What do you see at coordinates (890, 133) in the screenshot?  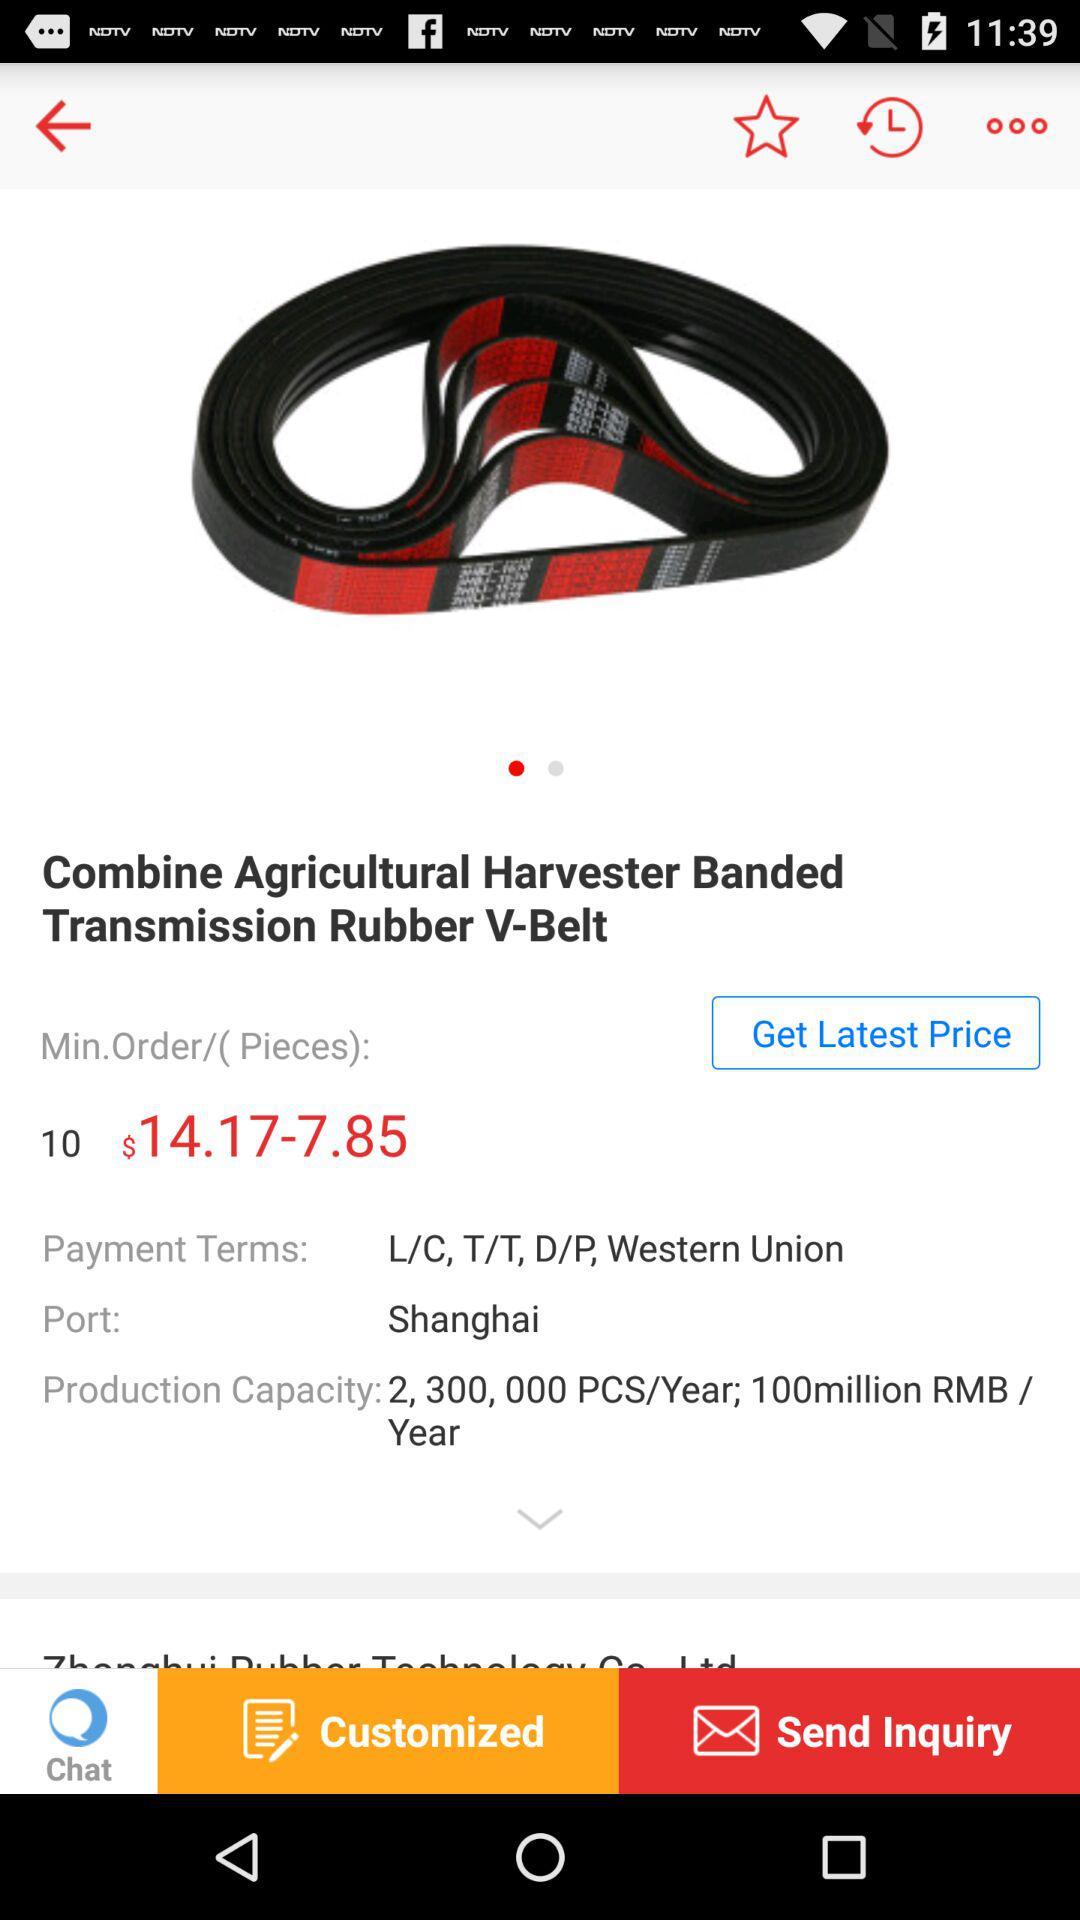 I see `the history icon` at bounding box center [890, 133].